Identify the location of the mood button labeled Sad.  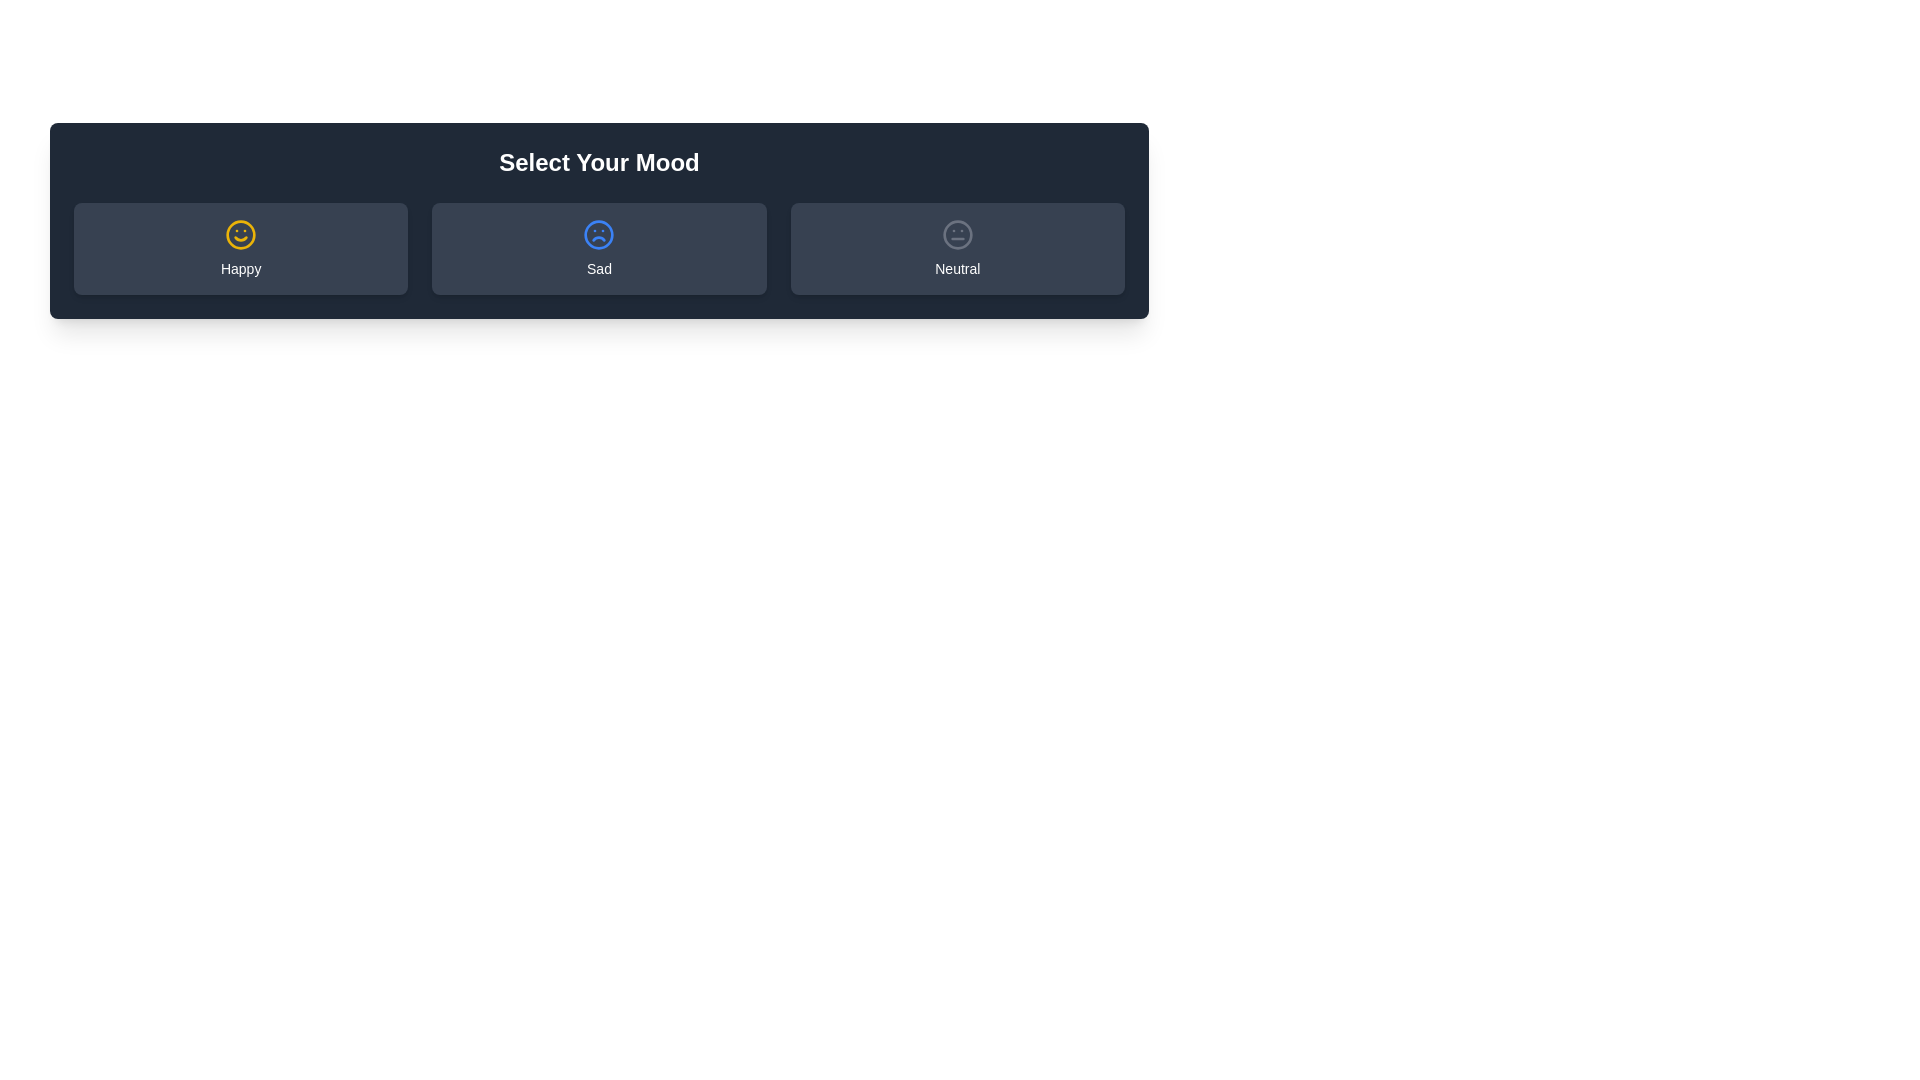
(598, 248).